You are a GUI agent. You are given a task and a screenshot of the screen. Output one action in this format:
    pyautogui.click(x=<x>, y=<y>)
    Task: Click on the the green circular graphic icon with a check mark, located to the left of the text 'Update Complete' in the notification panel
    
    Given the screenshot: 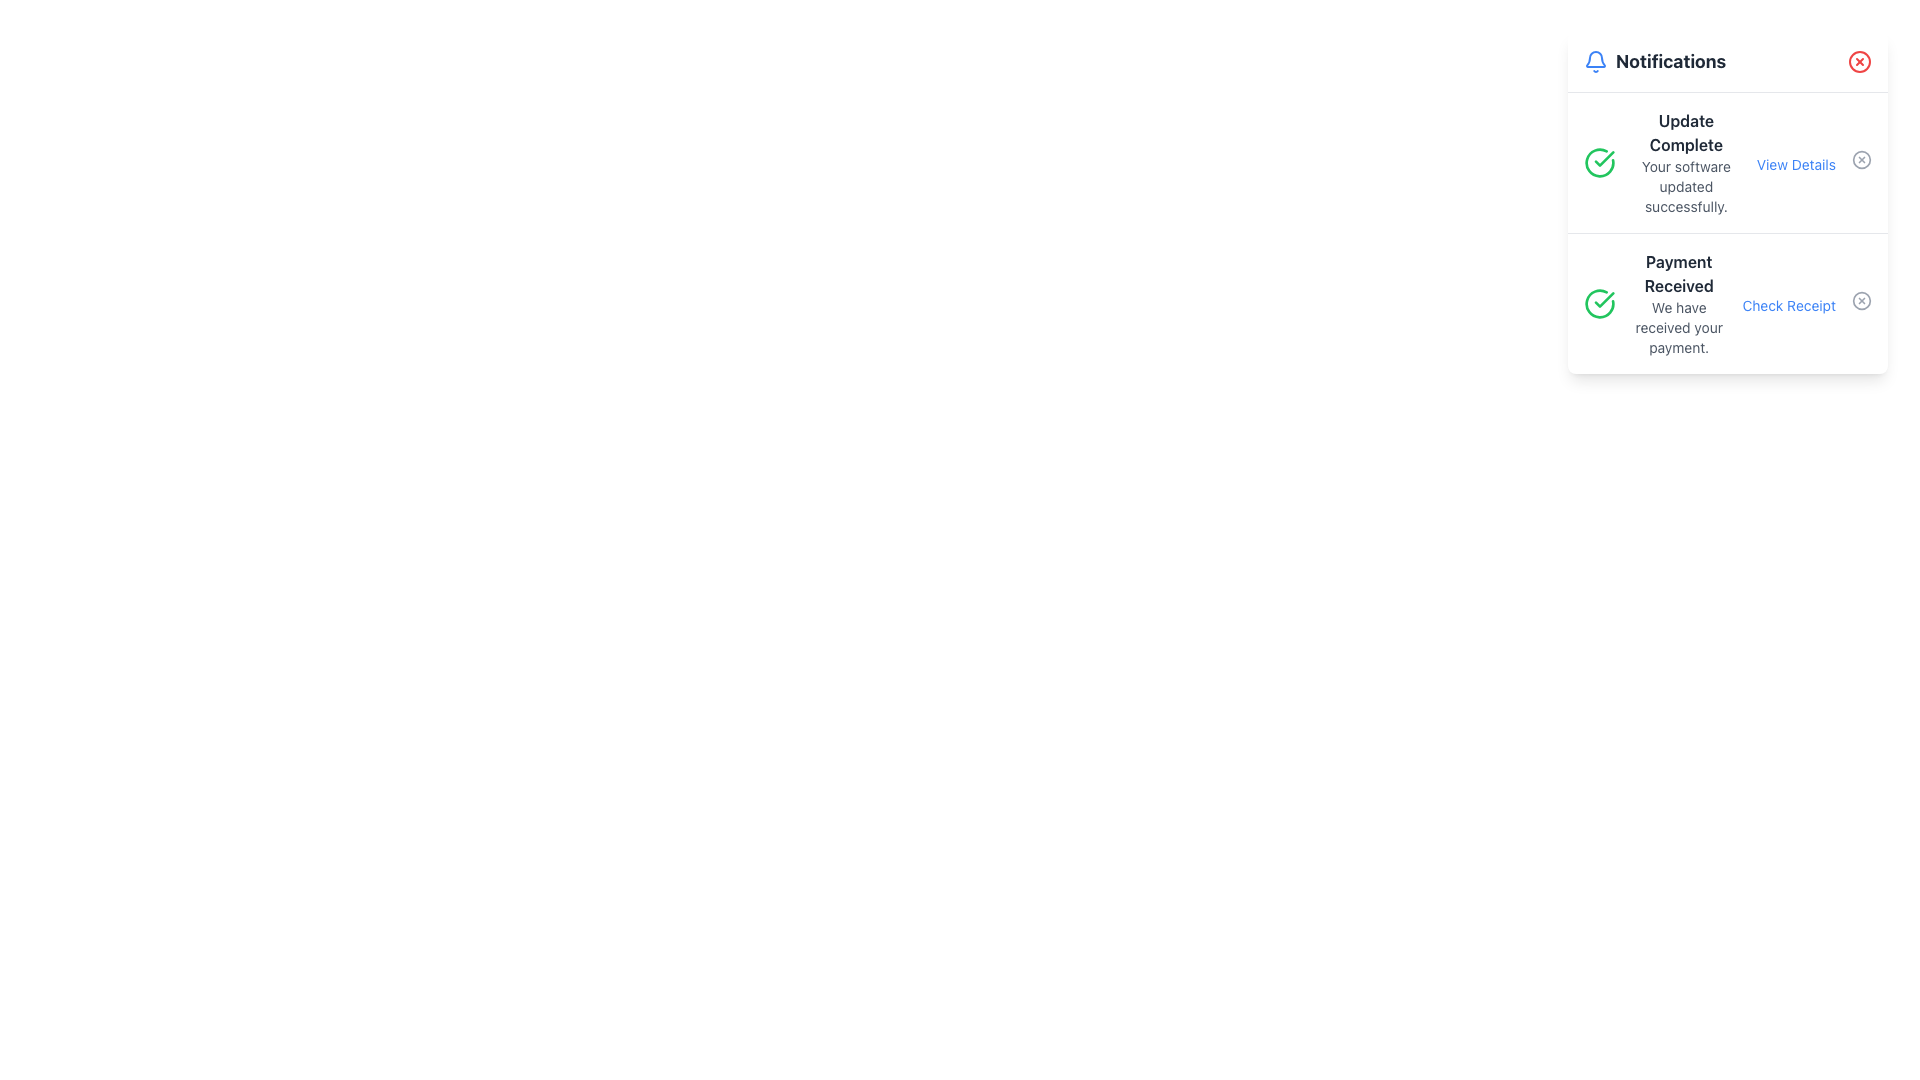 What is the action you would take?
    pyautogui.click(x=1598, y=161)
    